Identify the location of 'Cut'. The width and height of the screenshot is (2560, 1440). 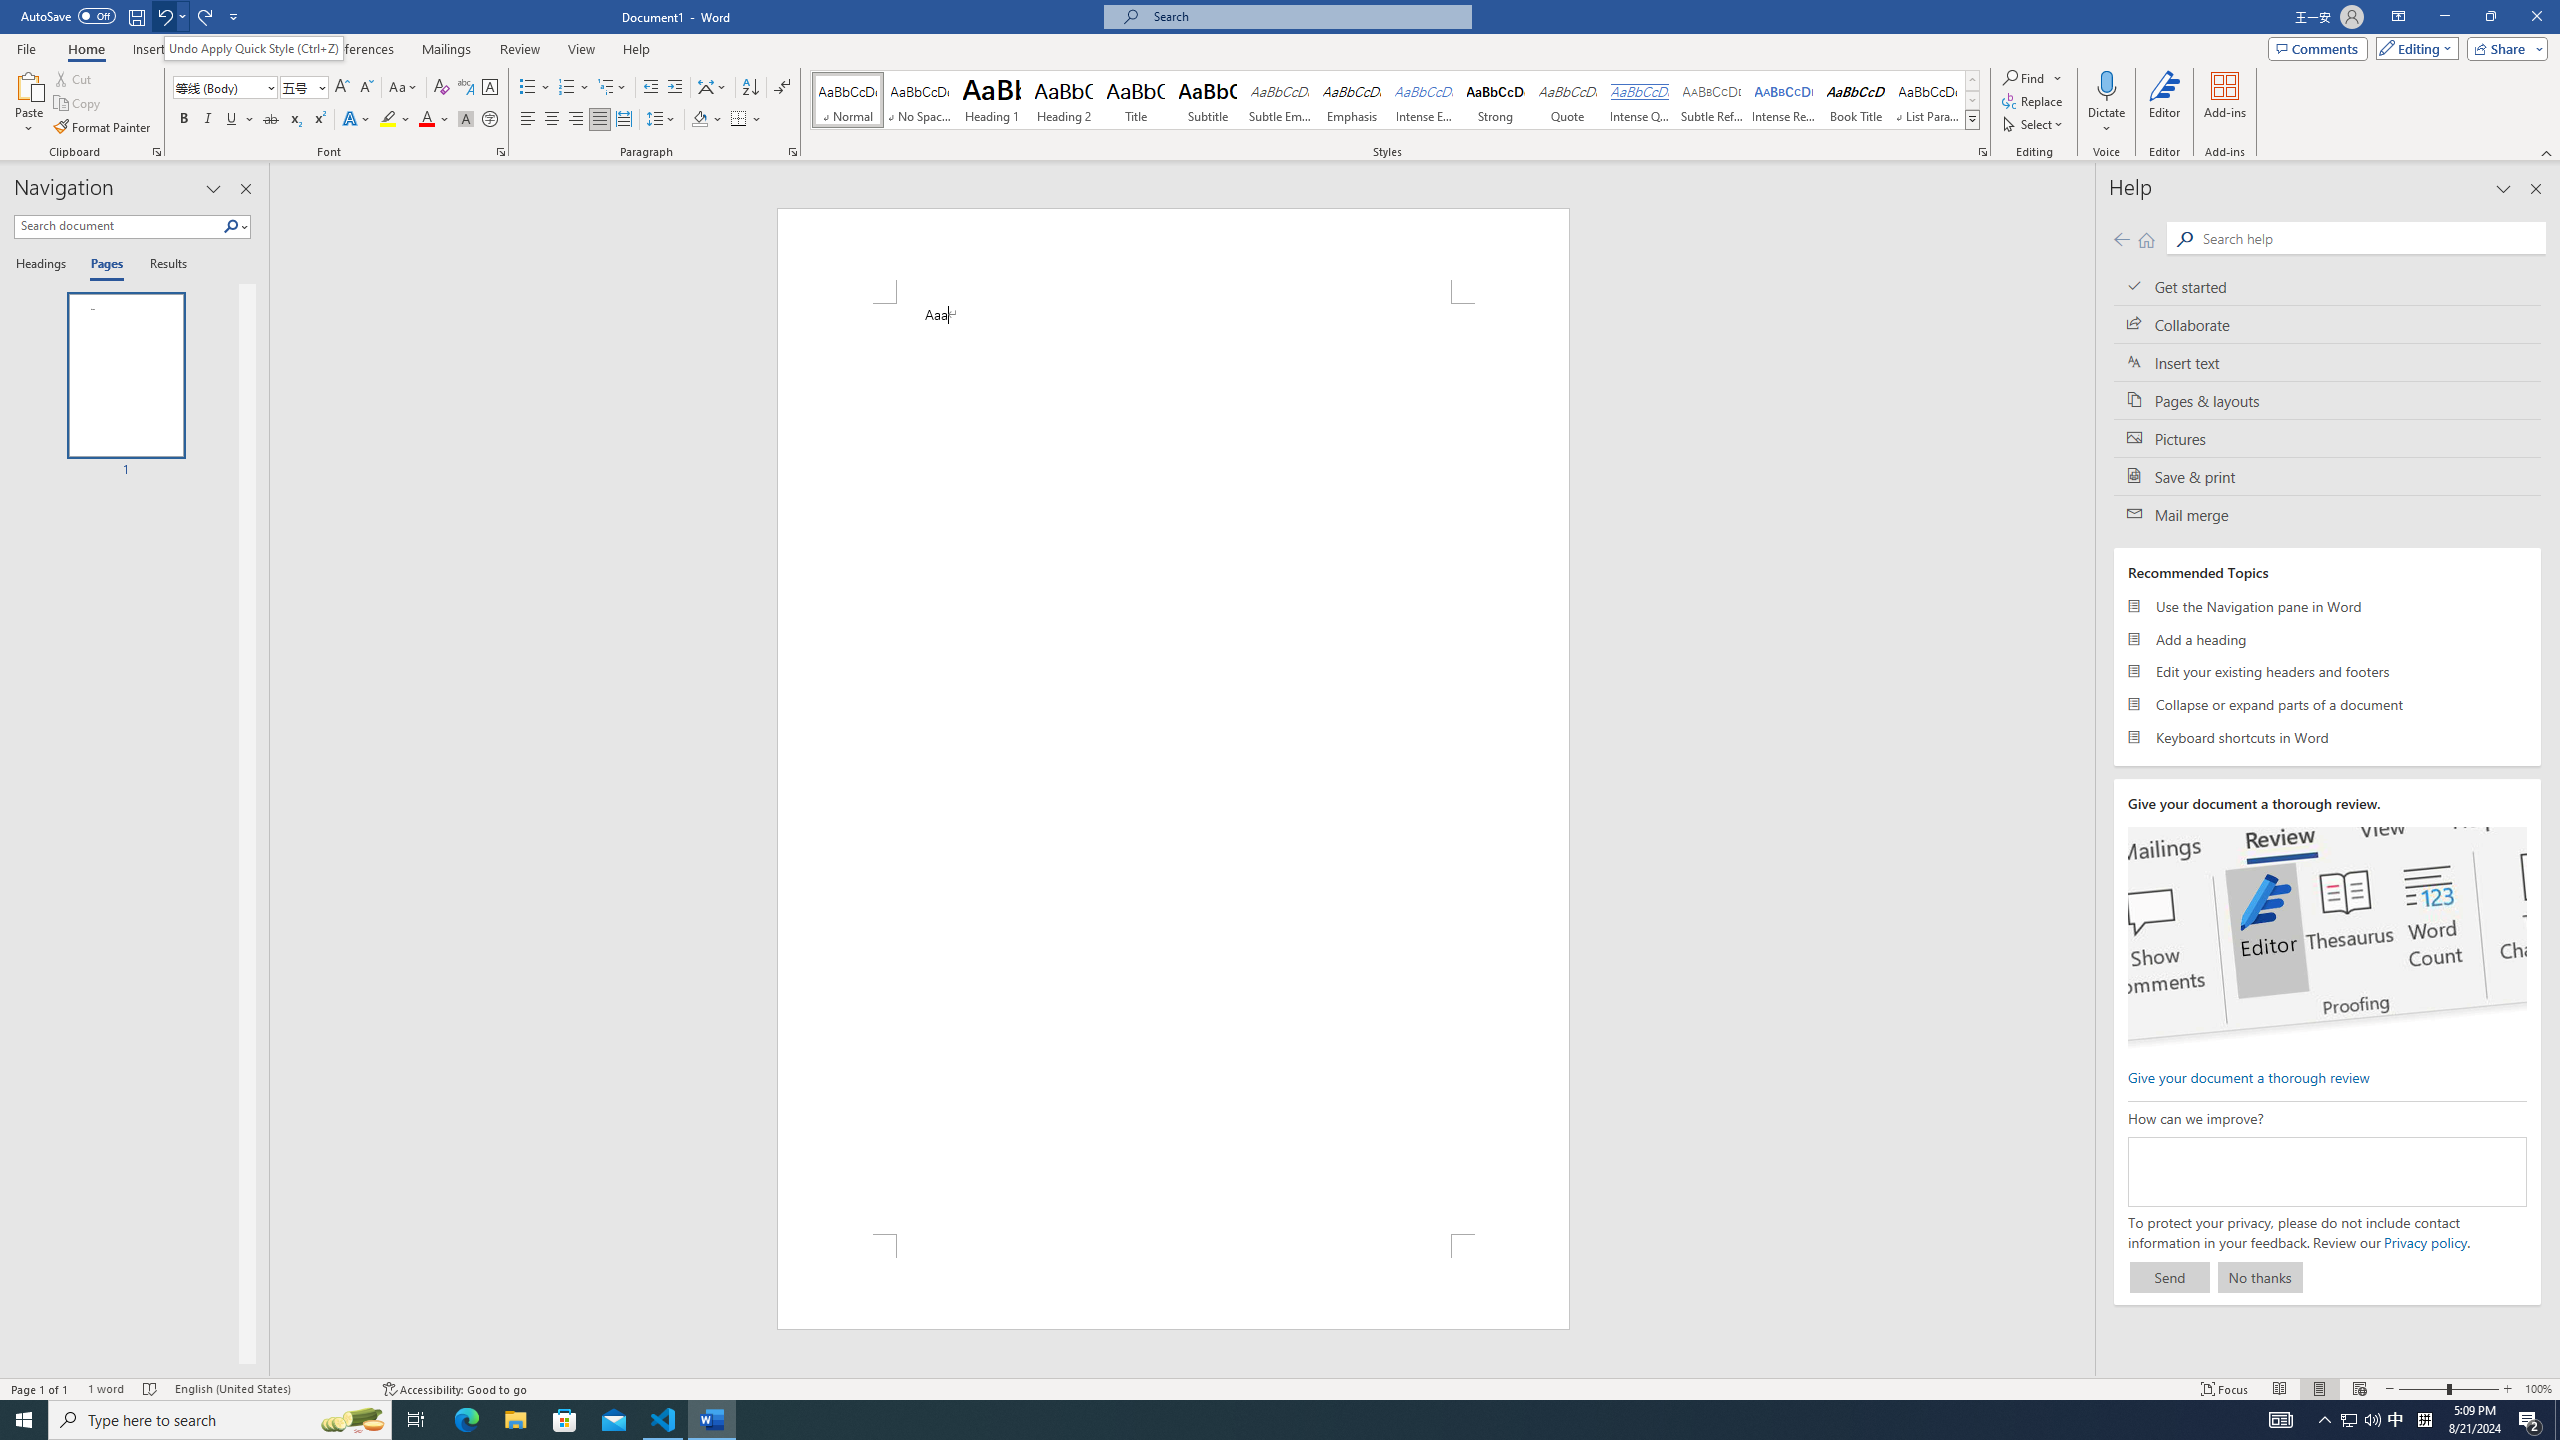
(73, 78).